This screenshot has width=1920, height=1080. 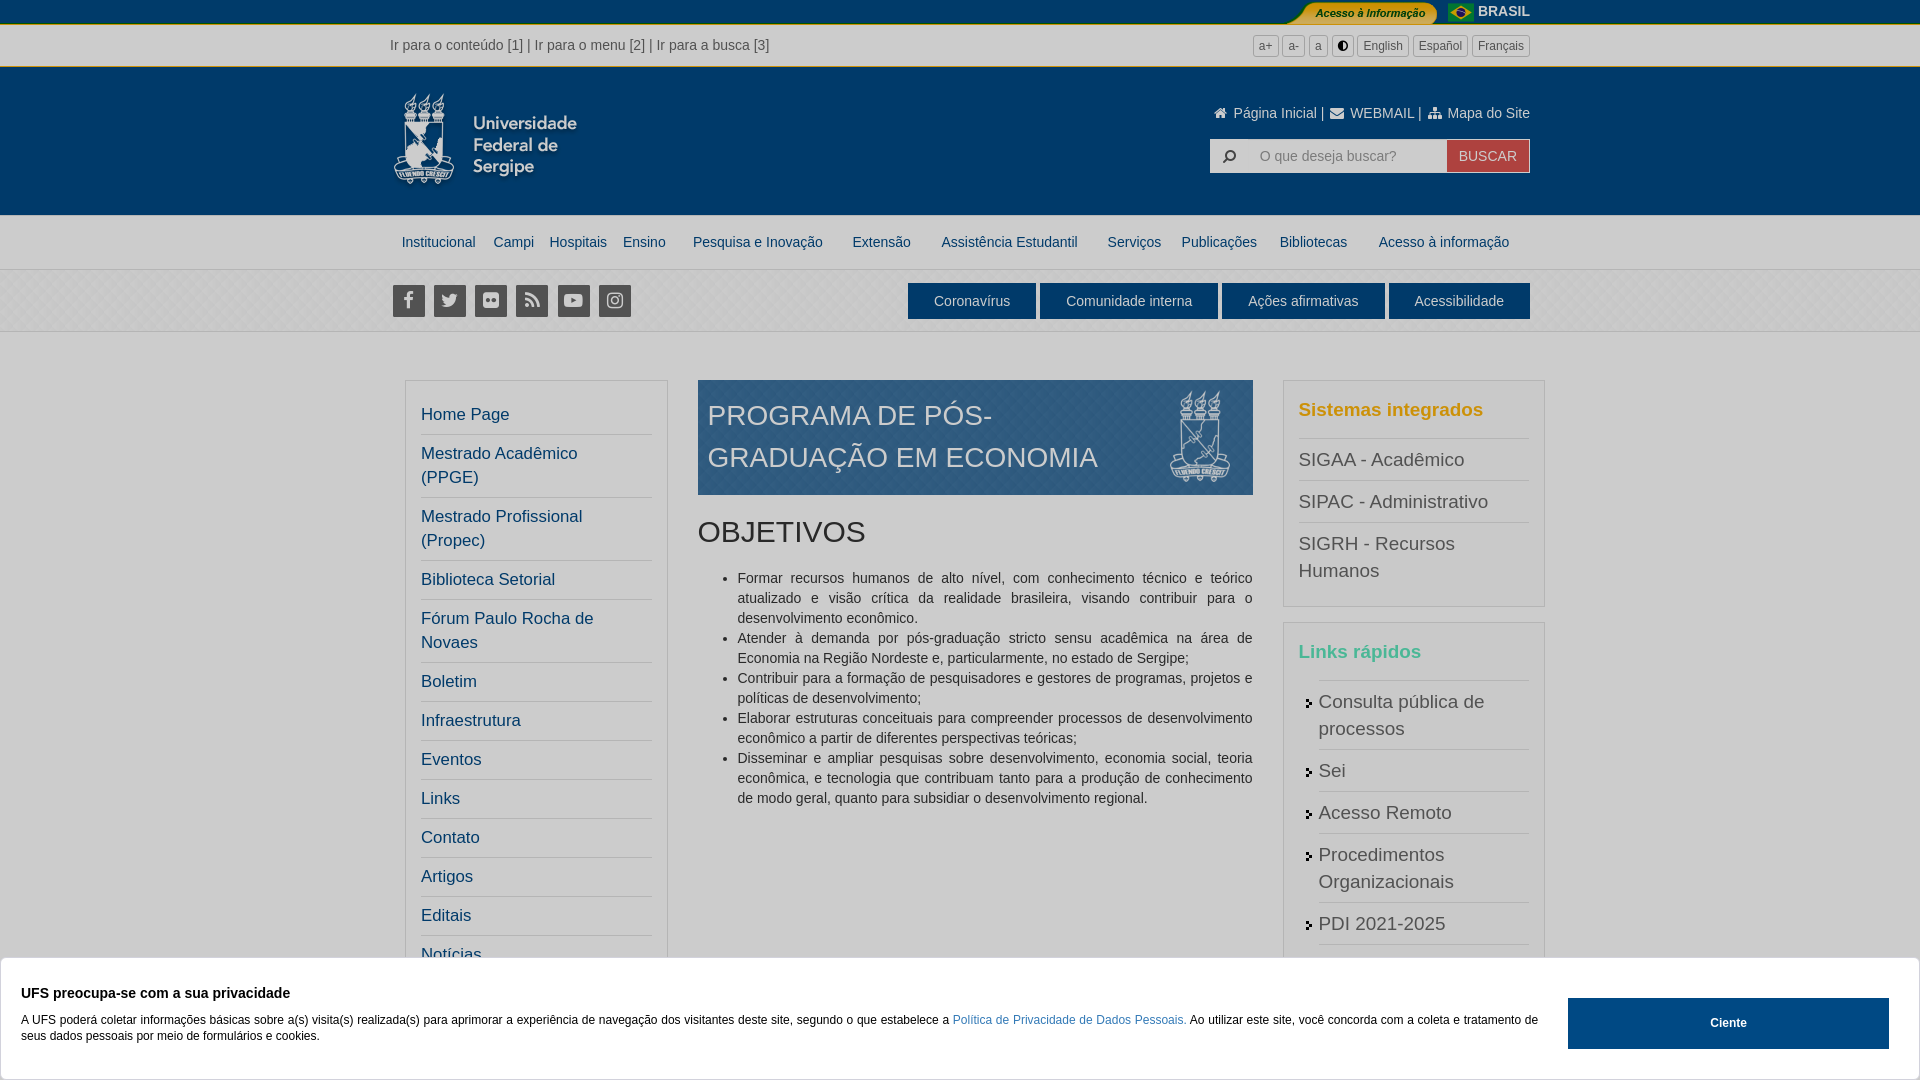 I want to click on 'Ir para o menu [2]', so click(x=534, y=45).